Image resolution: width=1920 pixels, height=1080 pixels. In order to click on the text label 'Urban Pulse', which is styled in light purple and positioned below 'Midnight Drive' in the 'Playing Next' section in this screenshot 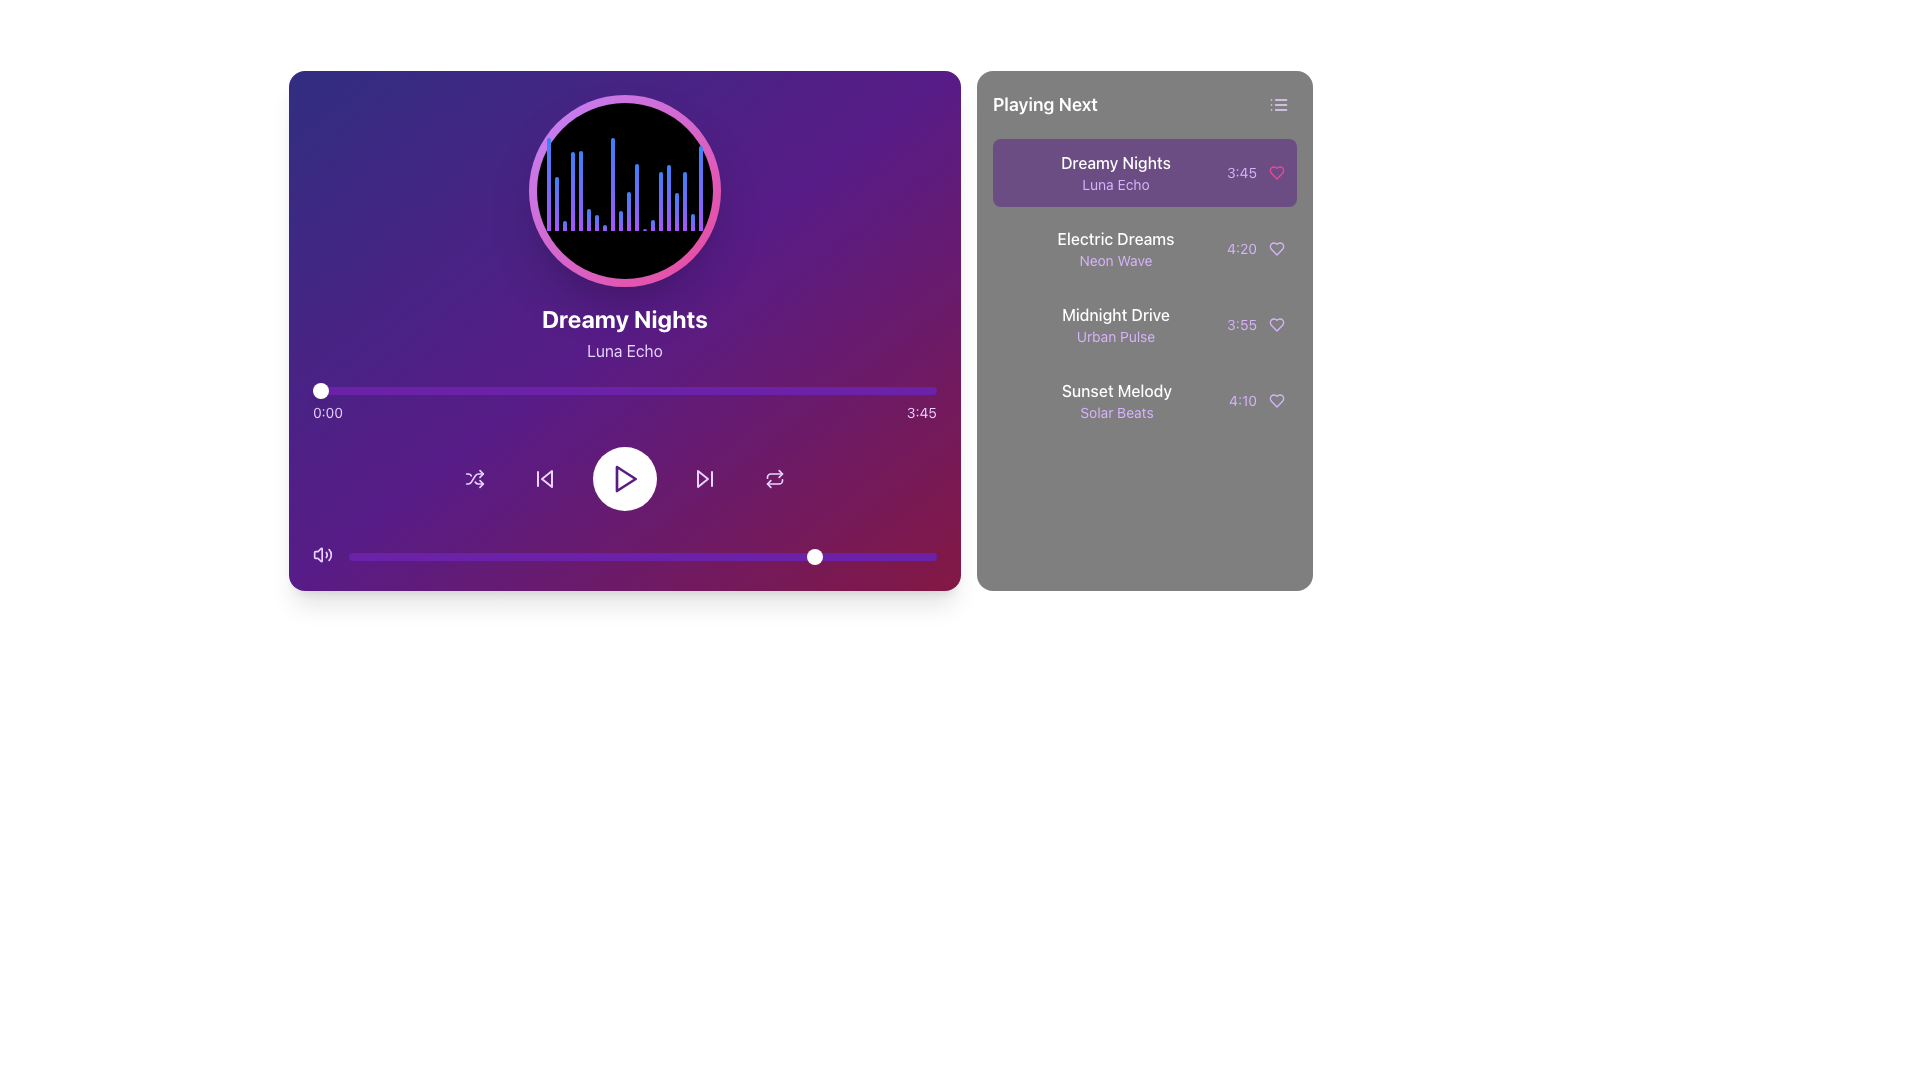, I will do `click(1115, 335)`.